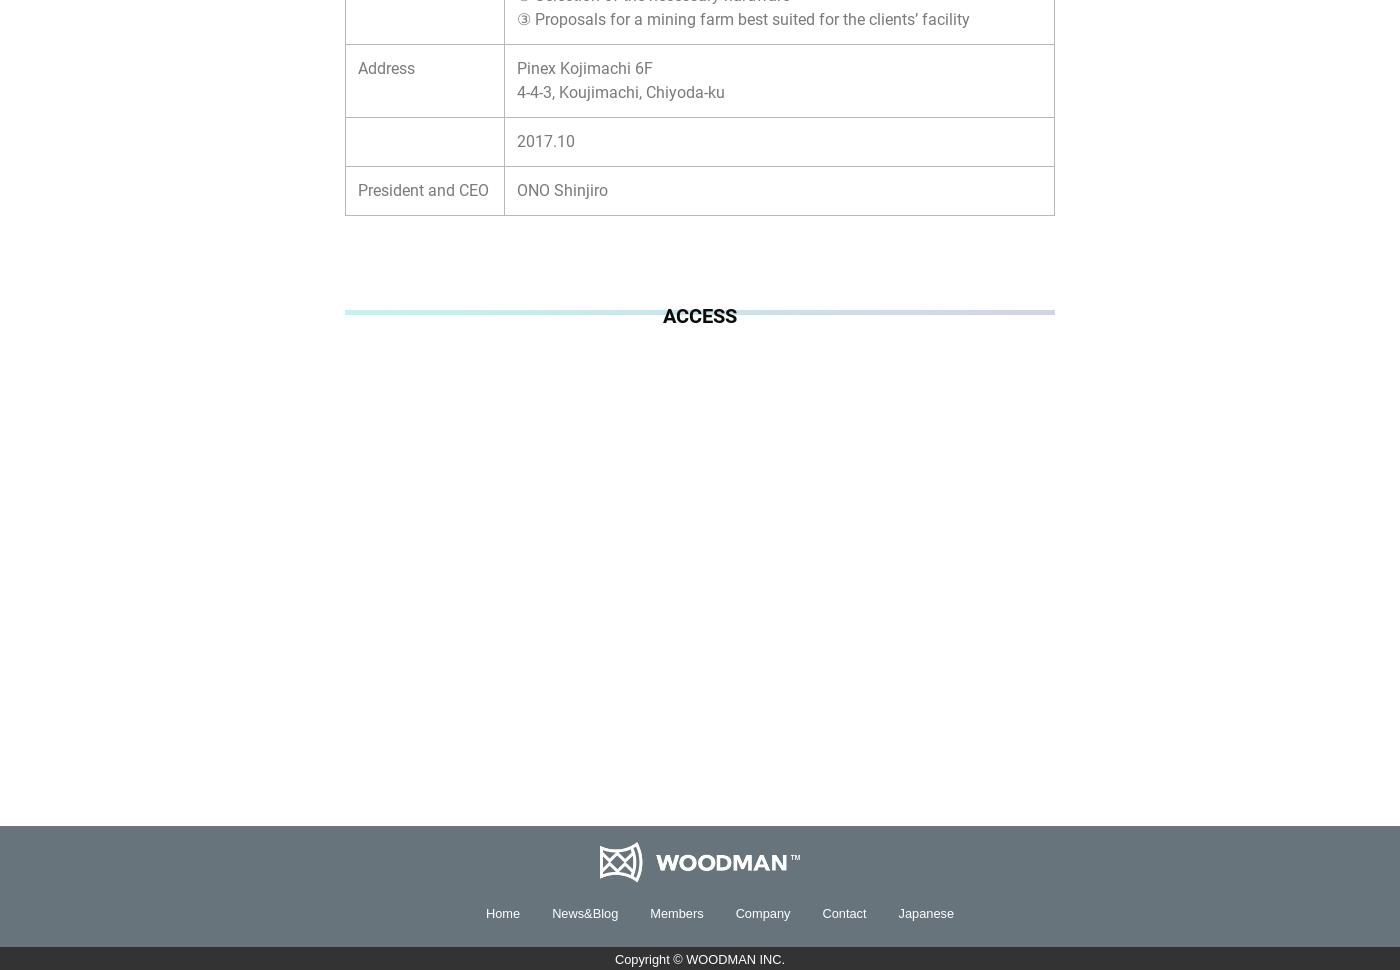  I want to click on 'Copyright © WOODMAN INC.', so click(699, 957).